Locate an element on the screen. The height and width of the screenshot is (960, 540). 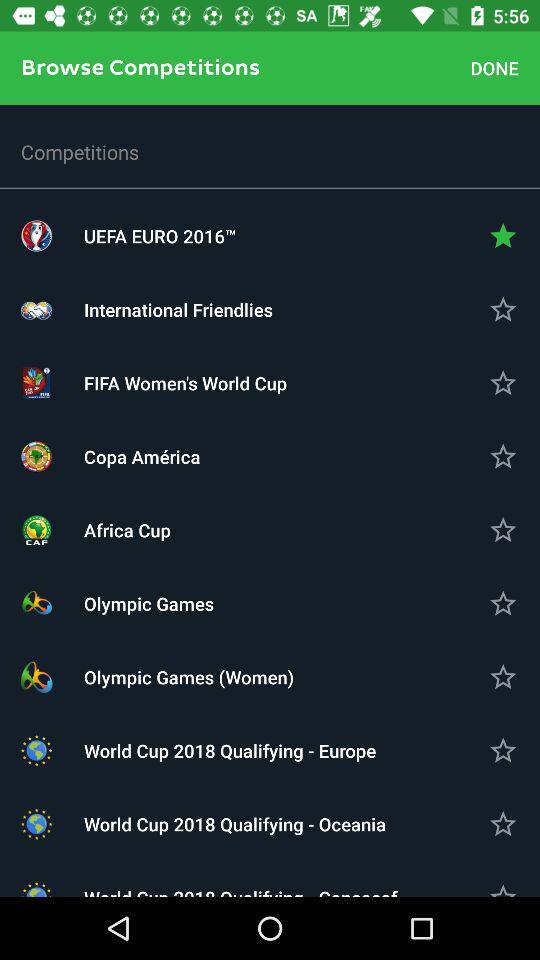
africa cup item is located at coordinates (270, 529).